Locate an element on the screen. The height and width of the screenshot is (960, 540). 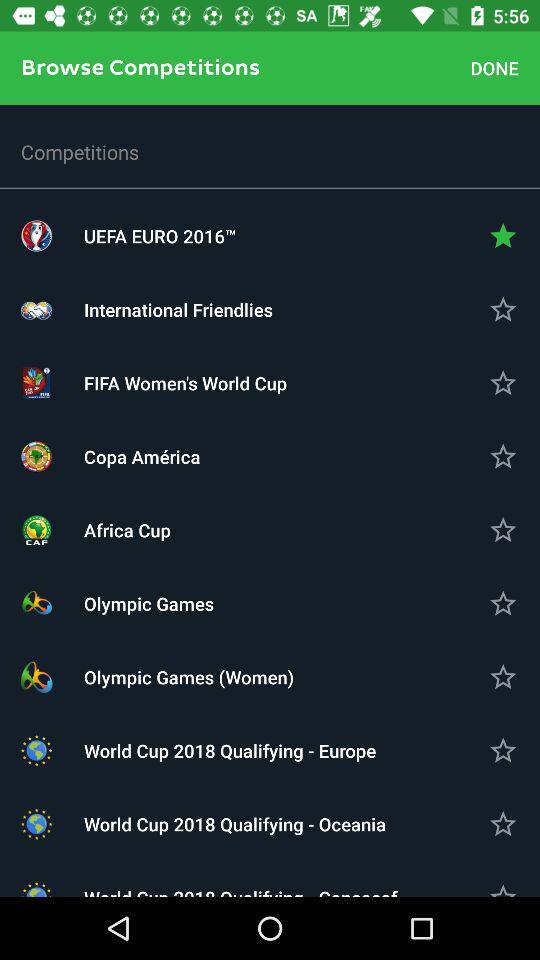
africa cup item is located at coordinates (270, 529).